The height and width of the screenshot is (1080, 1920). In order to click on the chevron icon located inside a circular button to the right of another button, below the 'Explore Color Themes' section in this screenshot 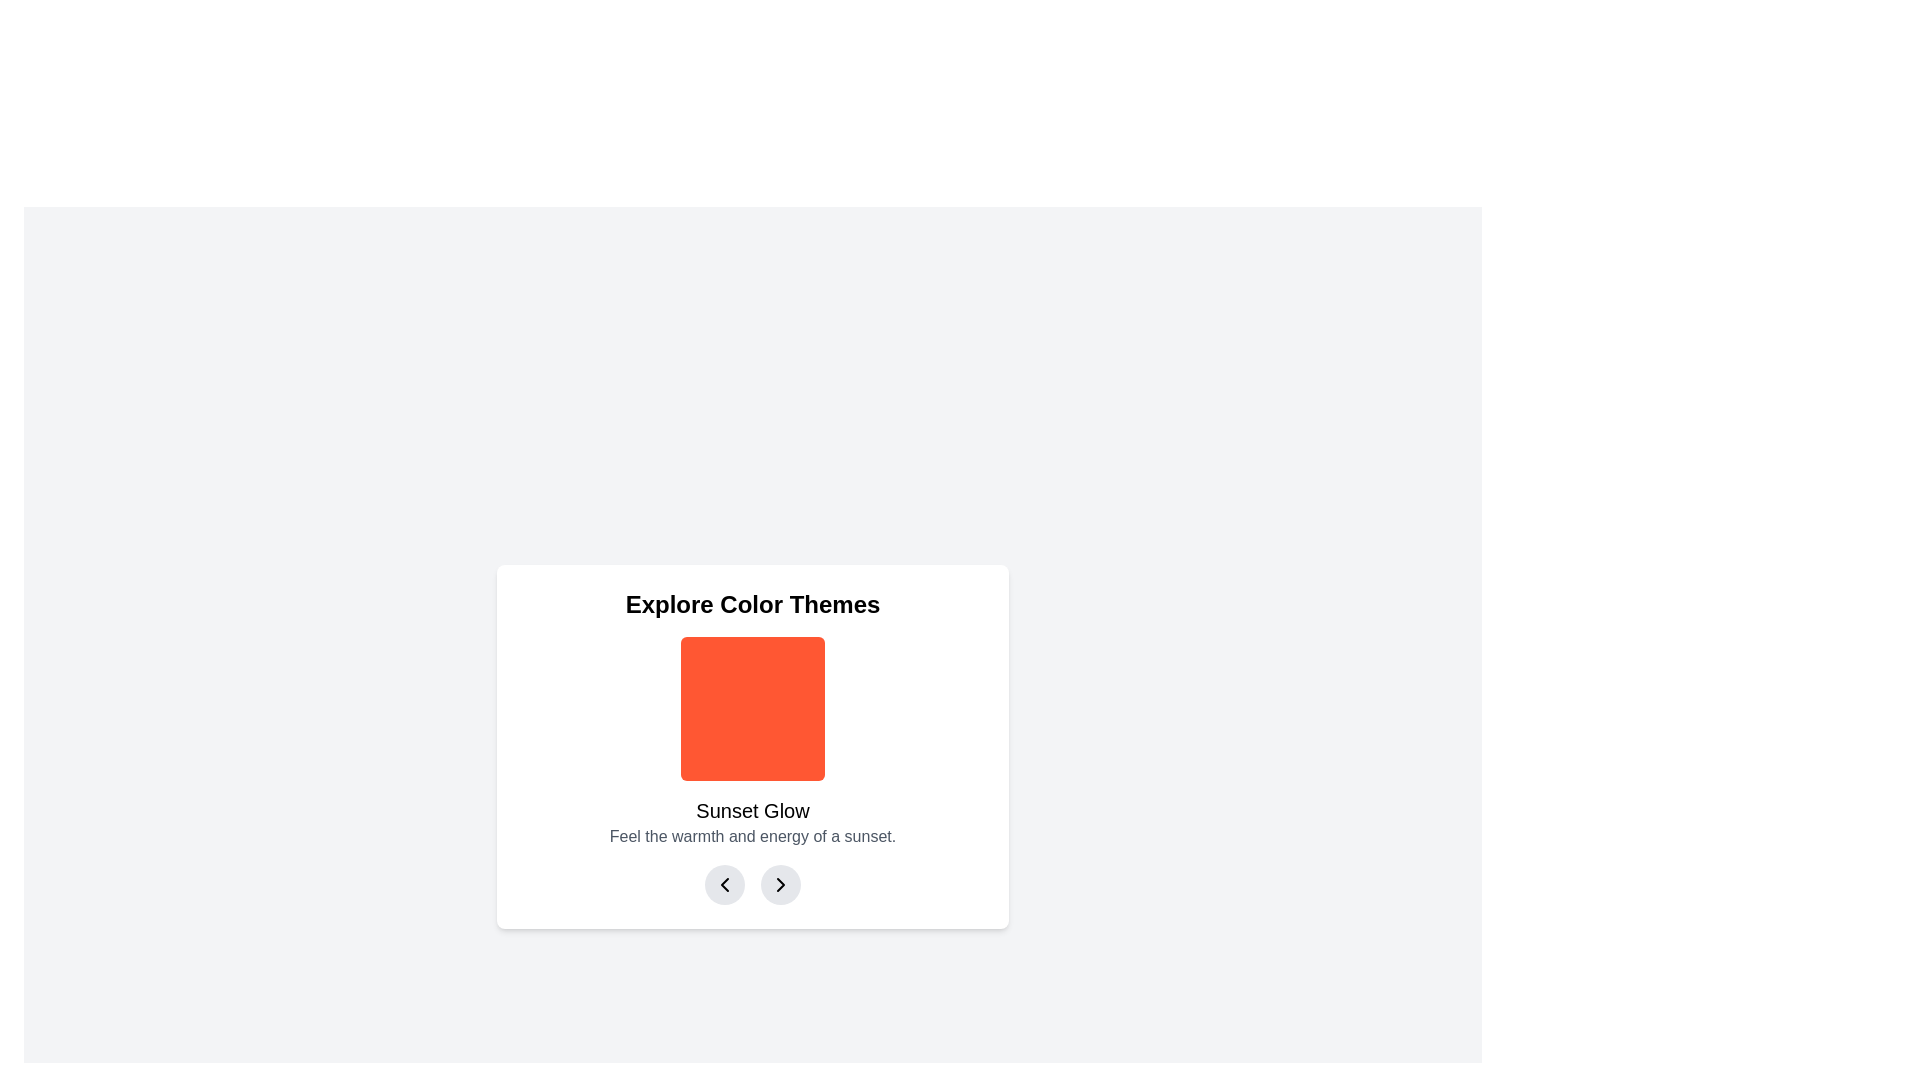, I will do `click(780, 883)`.